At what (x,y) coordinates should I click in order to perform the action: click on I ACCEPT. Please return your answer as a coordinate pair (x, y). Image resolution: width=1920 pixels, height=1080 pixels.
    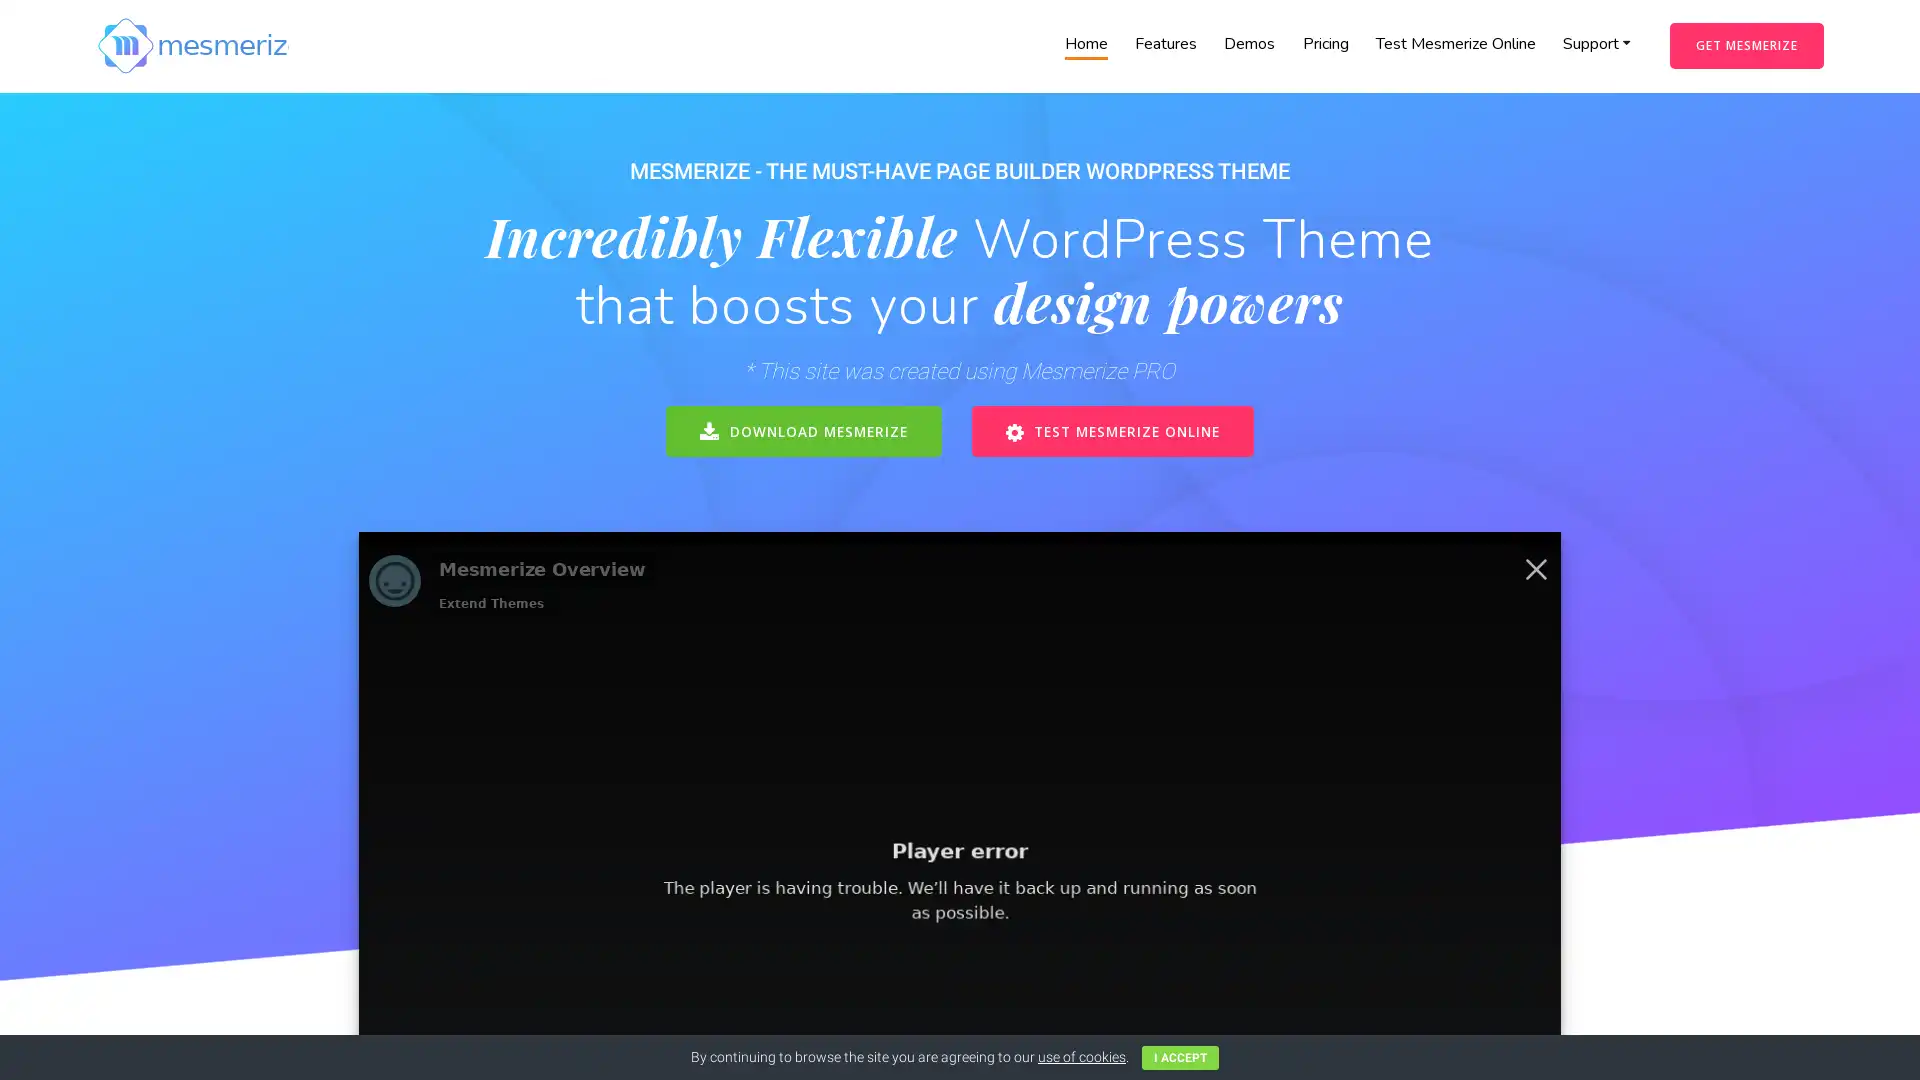
    Looking at the image, I should click on (1180, 1056).